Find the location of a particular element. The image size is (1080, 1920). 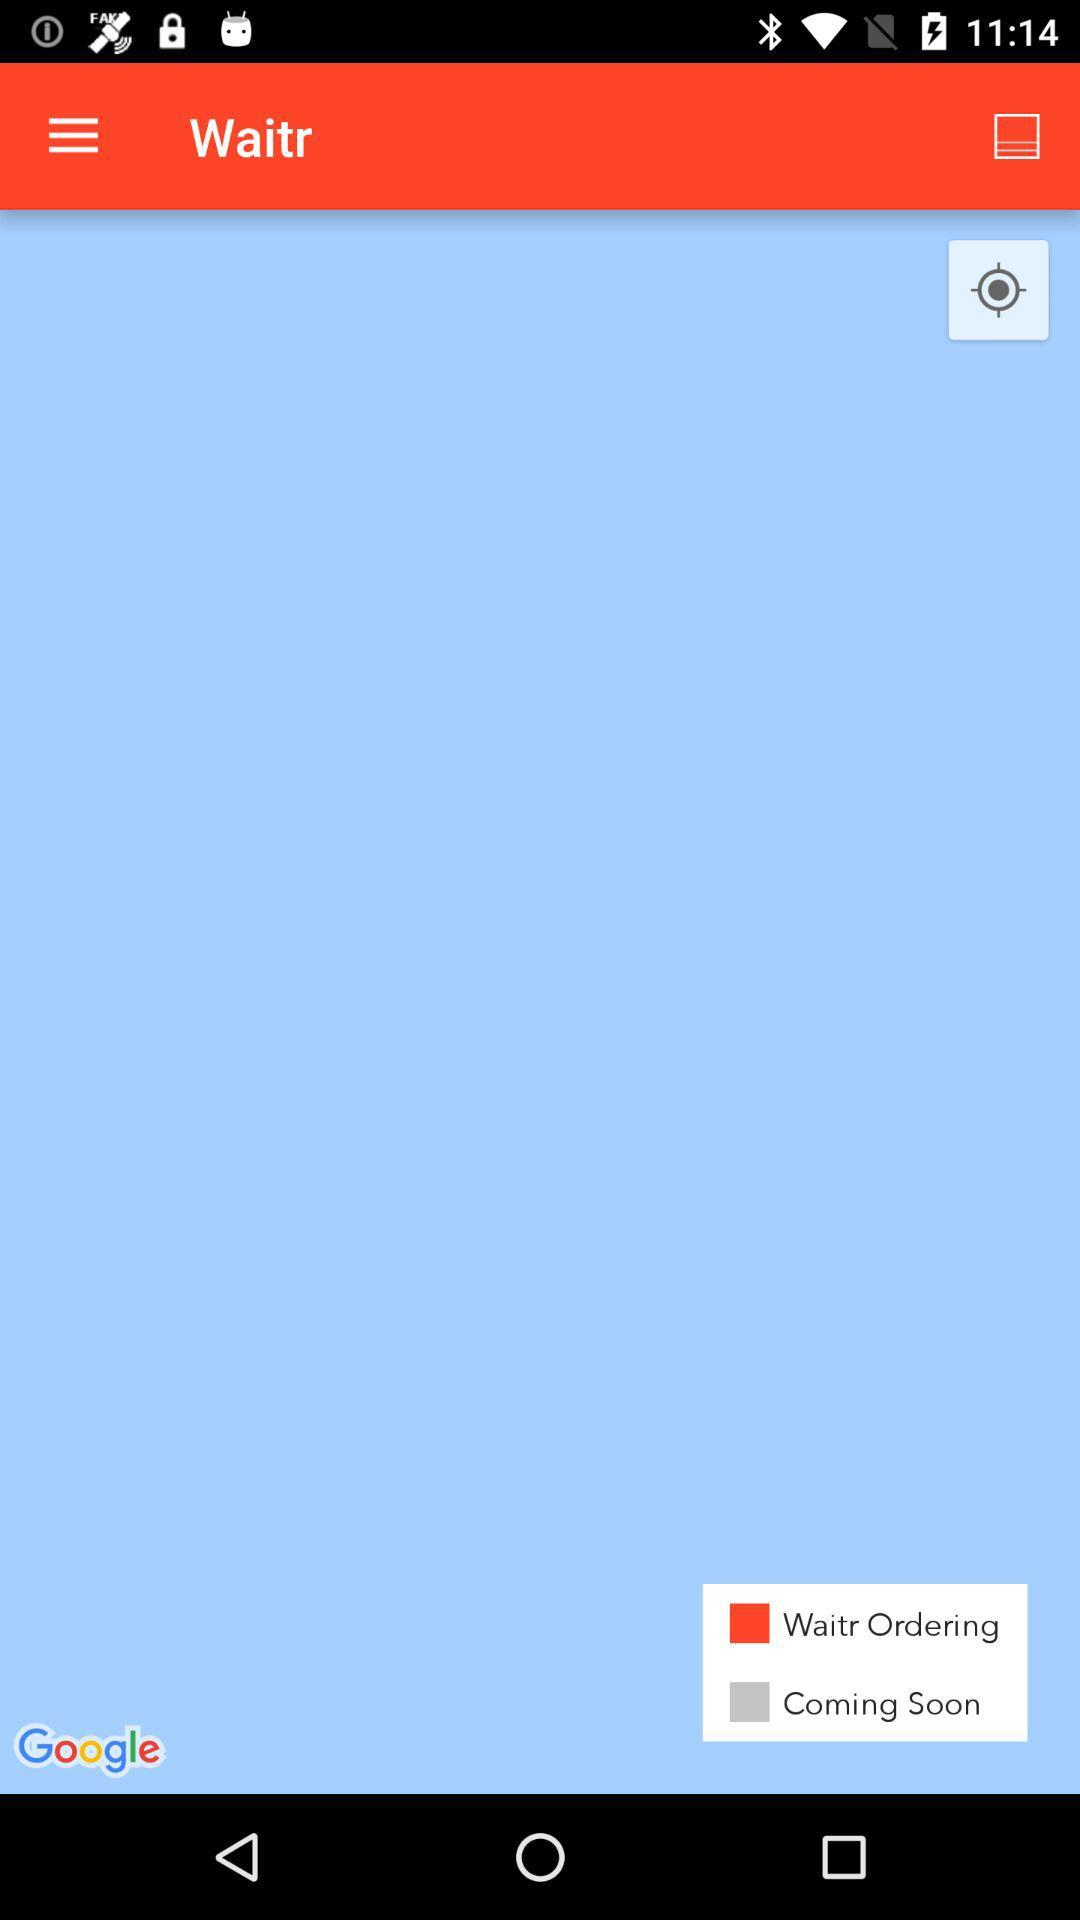

app next to waitr item is located at coordinates (72, 135).